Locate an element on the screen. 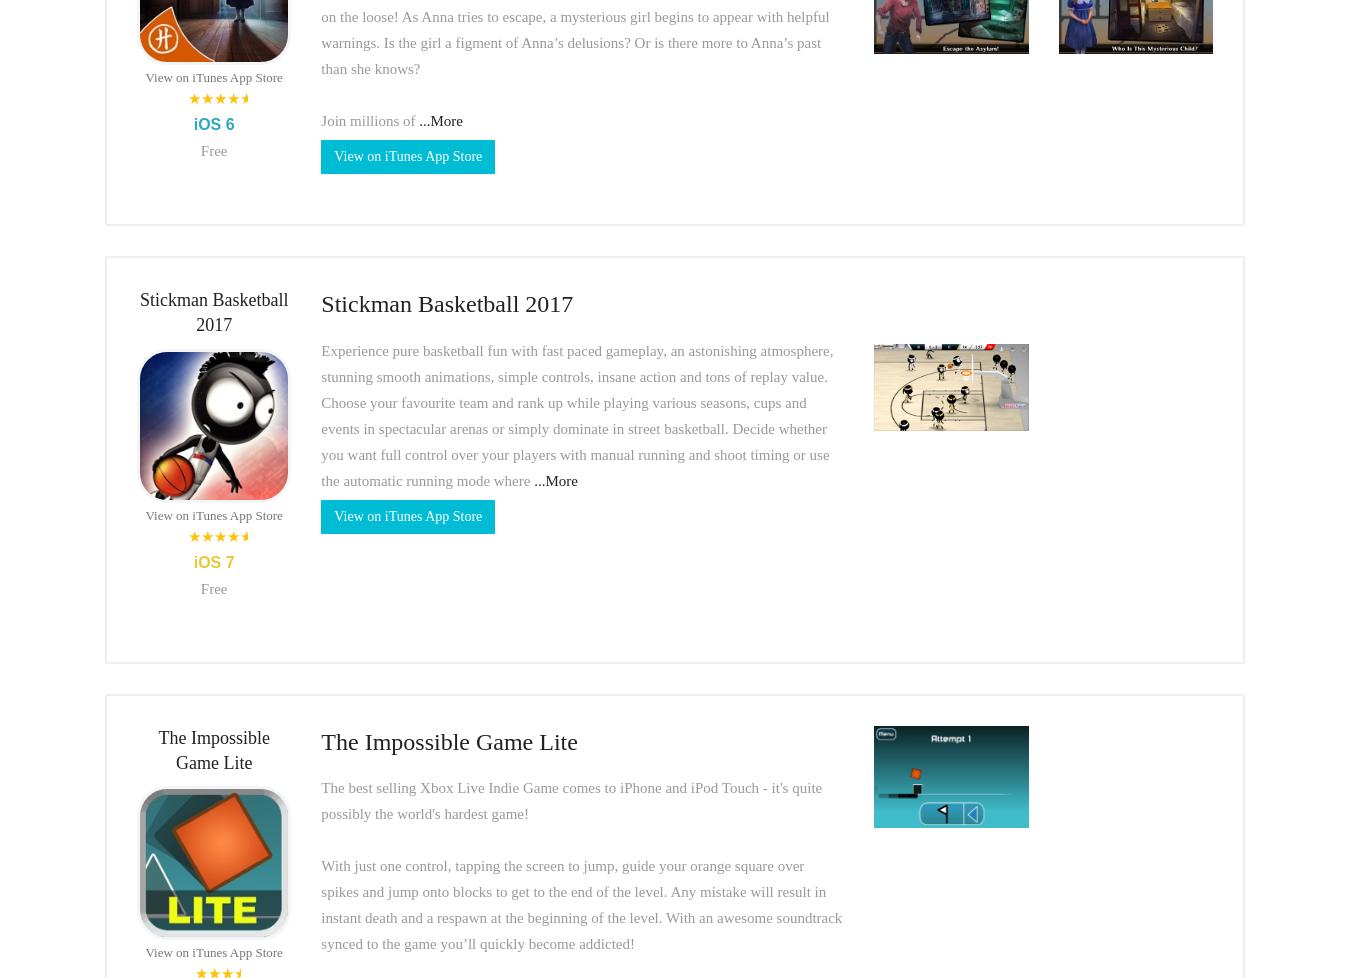 Image resolution: width=1350 pixels, height=978 pixels. 'iOS 6' is located at coordinates (213, 123).